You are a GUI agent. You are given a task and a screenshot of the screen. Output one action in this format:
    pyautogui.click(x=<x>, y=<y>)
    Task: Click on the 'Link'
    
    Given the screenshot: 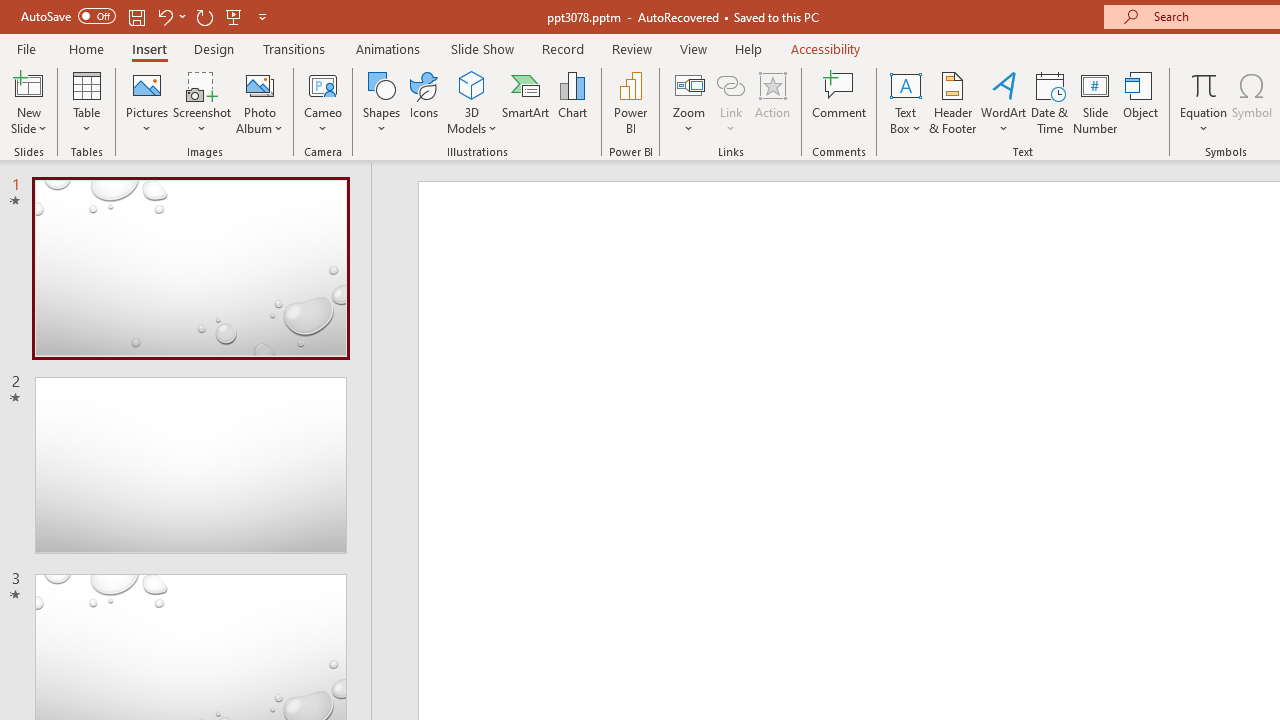 What is the action you would take?
    pyautogui.click(x=730, y=84)
    